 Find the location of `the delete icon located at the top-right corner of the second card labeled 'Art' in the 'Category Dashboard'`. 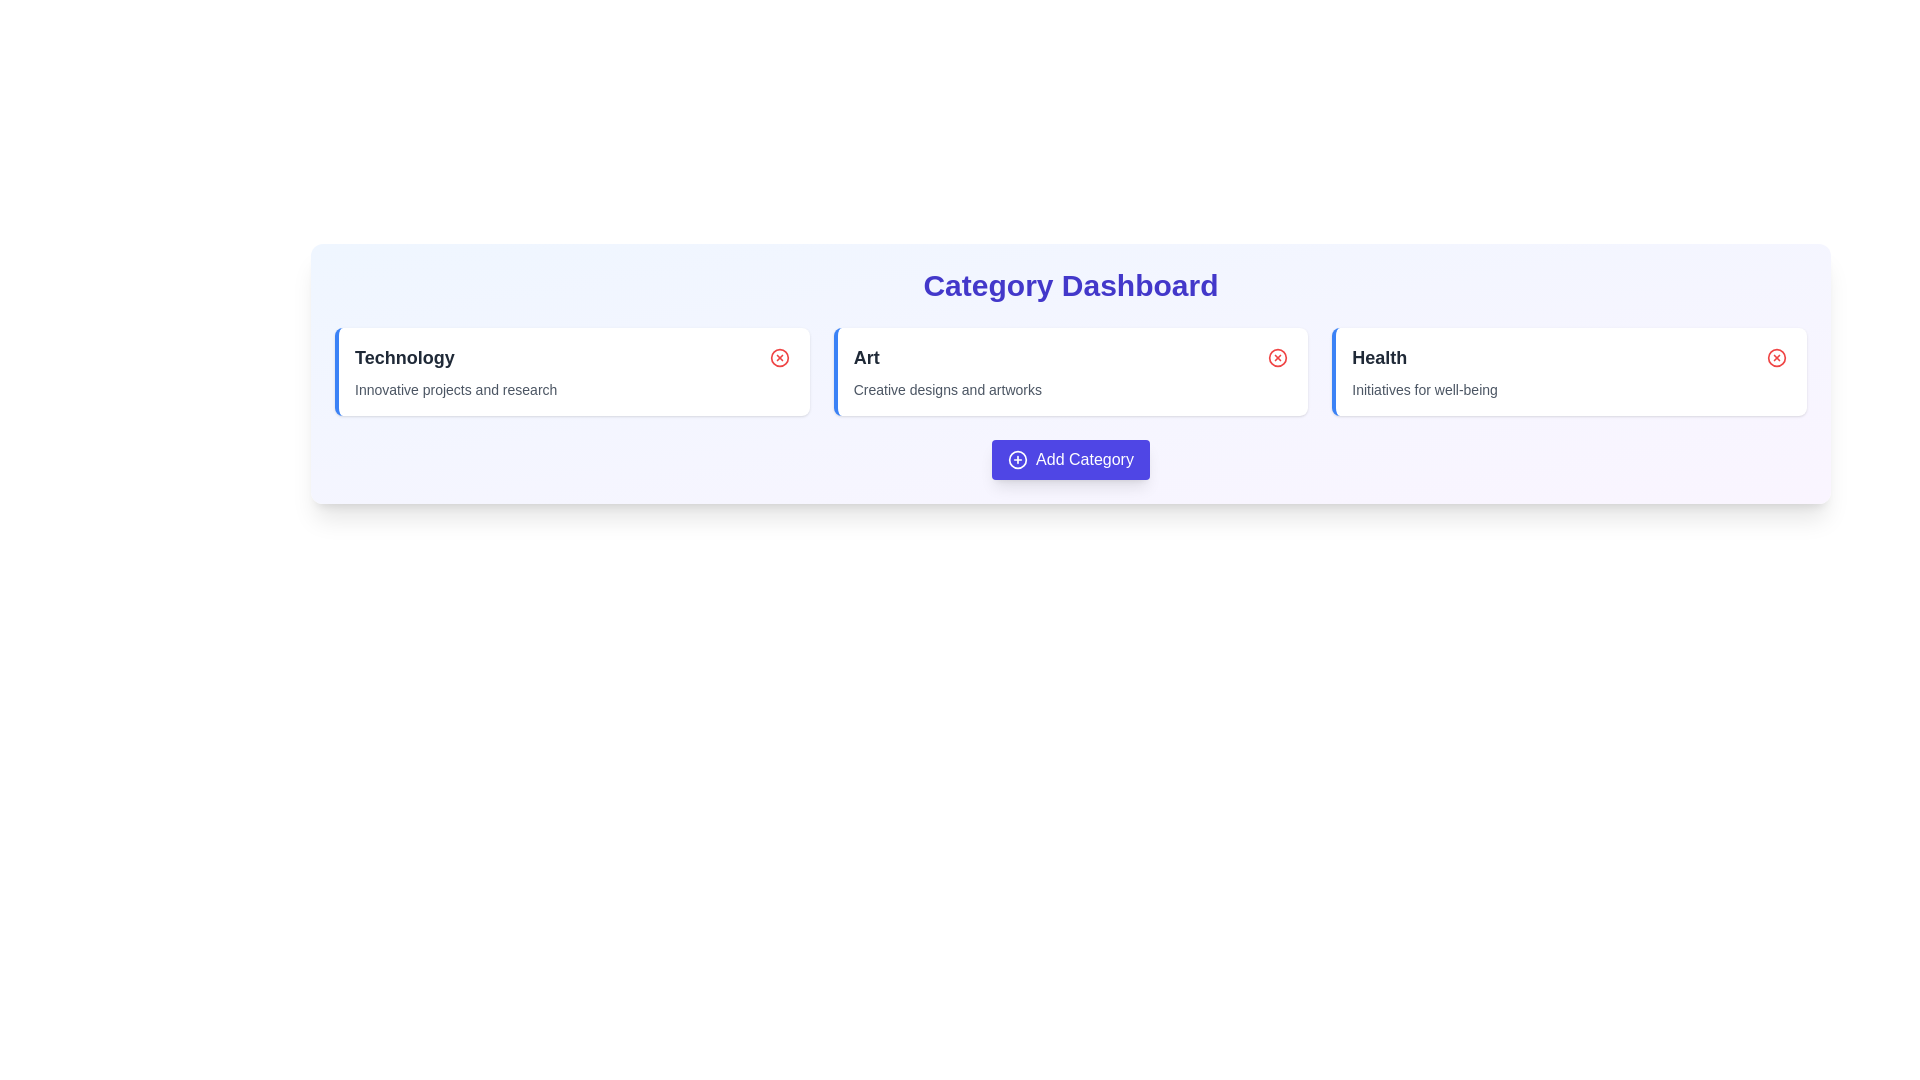

the delete icon located at the top-right corner of the second card labeled 'Art' in the 'Category Dashboard' is located at coordinates (1277, 357).